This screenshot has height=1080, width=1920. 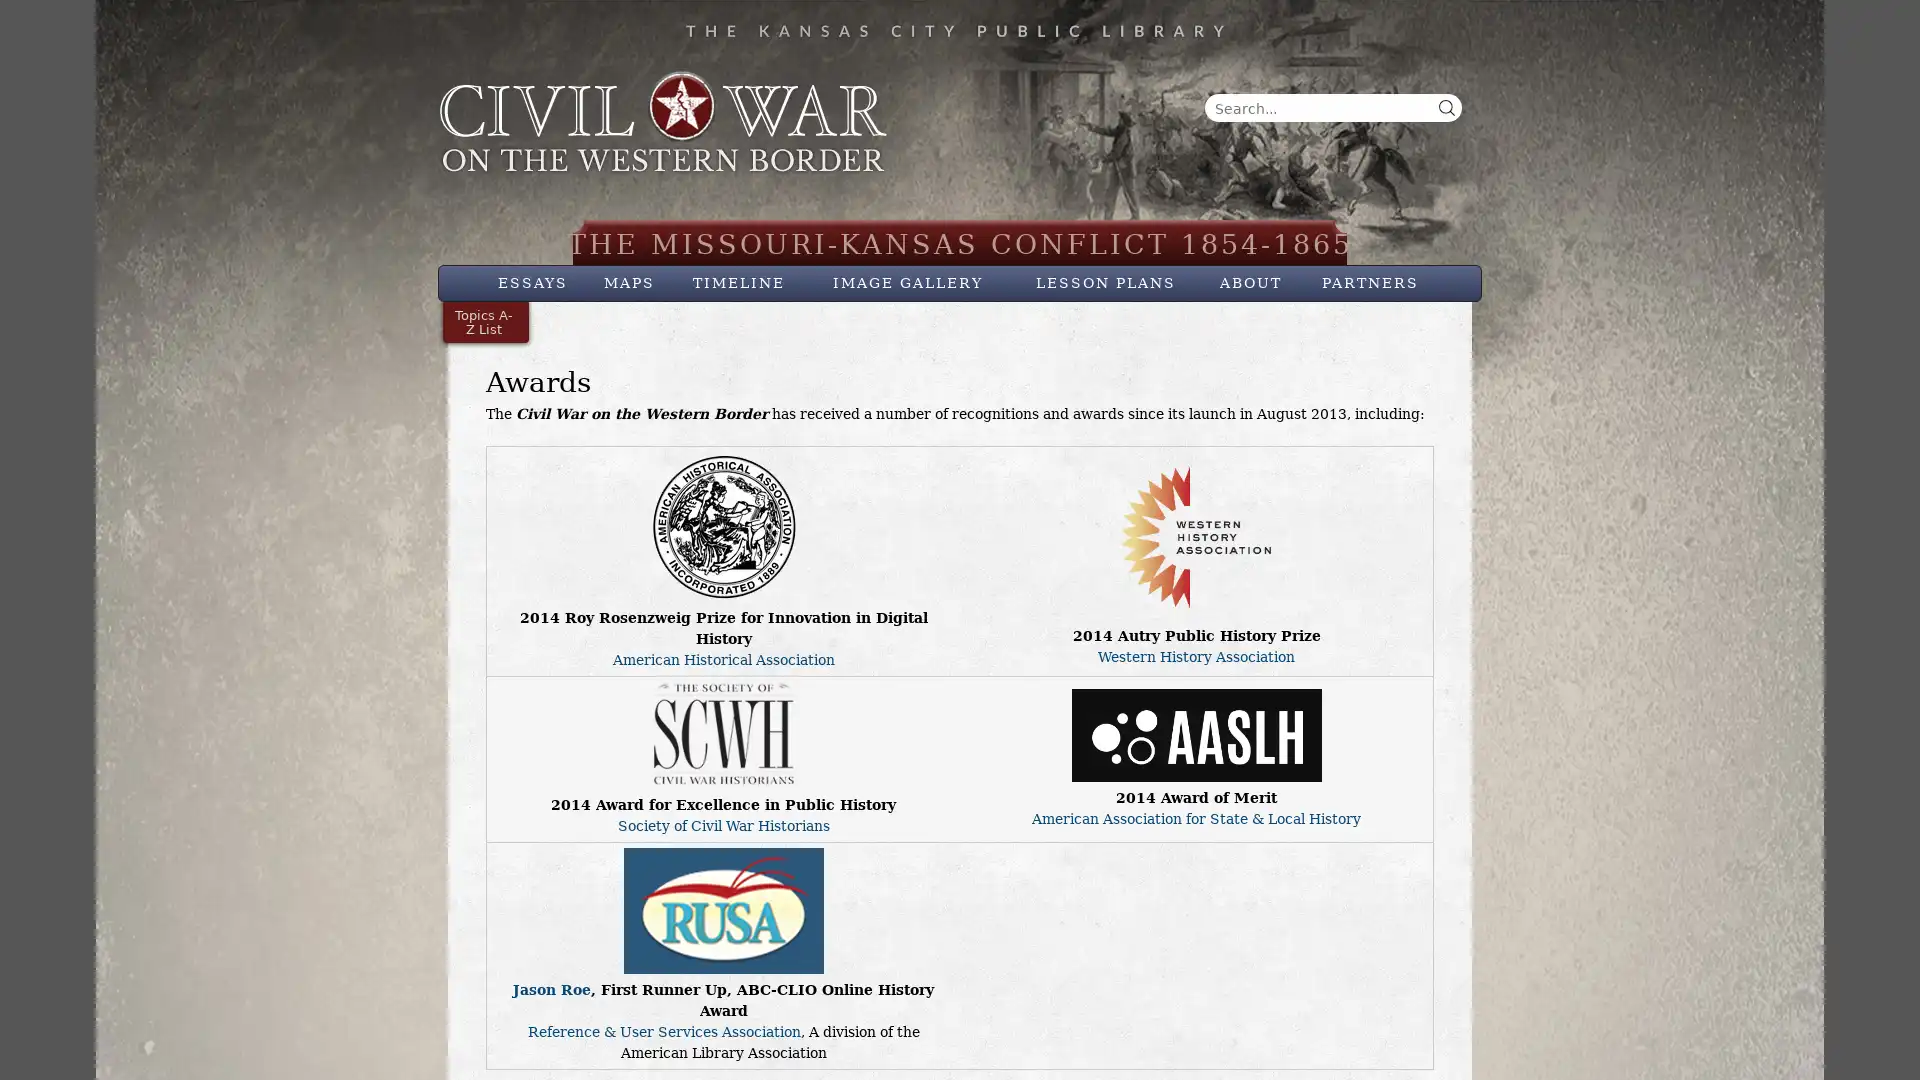 What do you see at coordinates (1449, 108) in the screenshot?
I see `Search` at bounding box center [1449, 108].